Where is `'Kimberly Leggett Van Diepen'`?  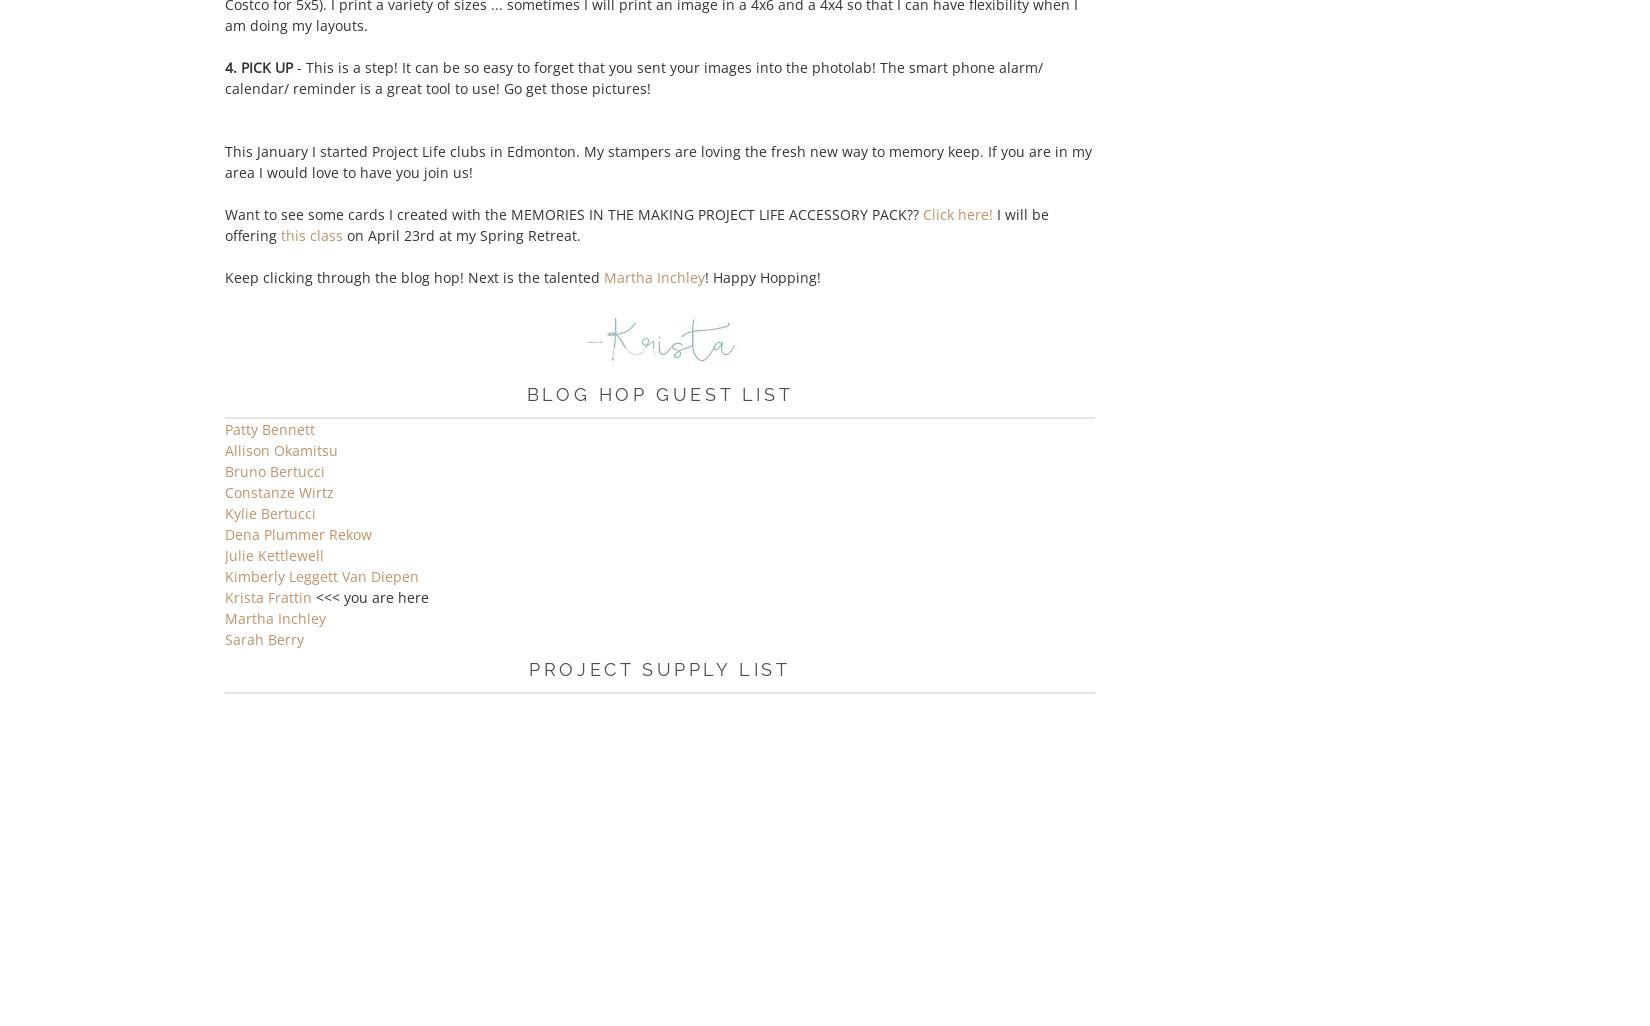 'Kimberly Leggett Van Diepen' is located at coordinates (322, 575).